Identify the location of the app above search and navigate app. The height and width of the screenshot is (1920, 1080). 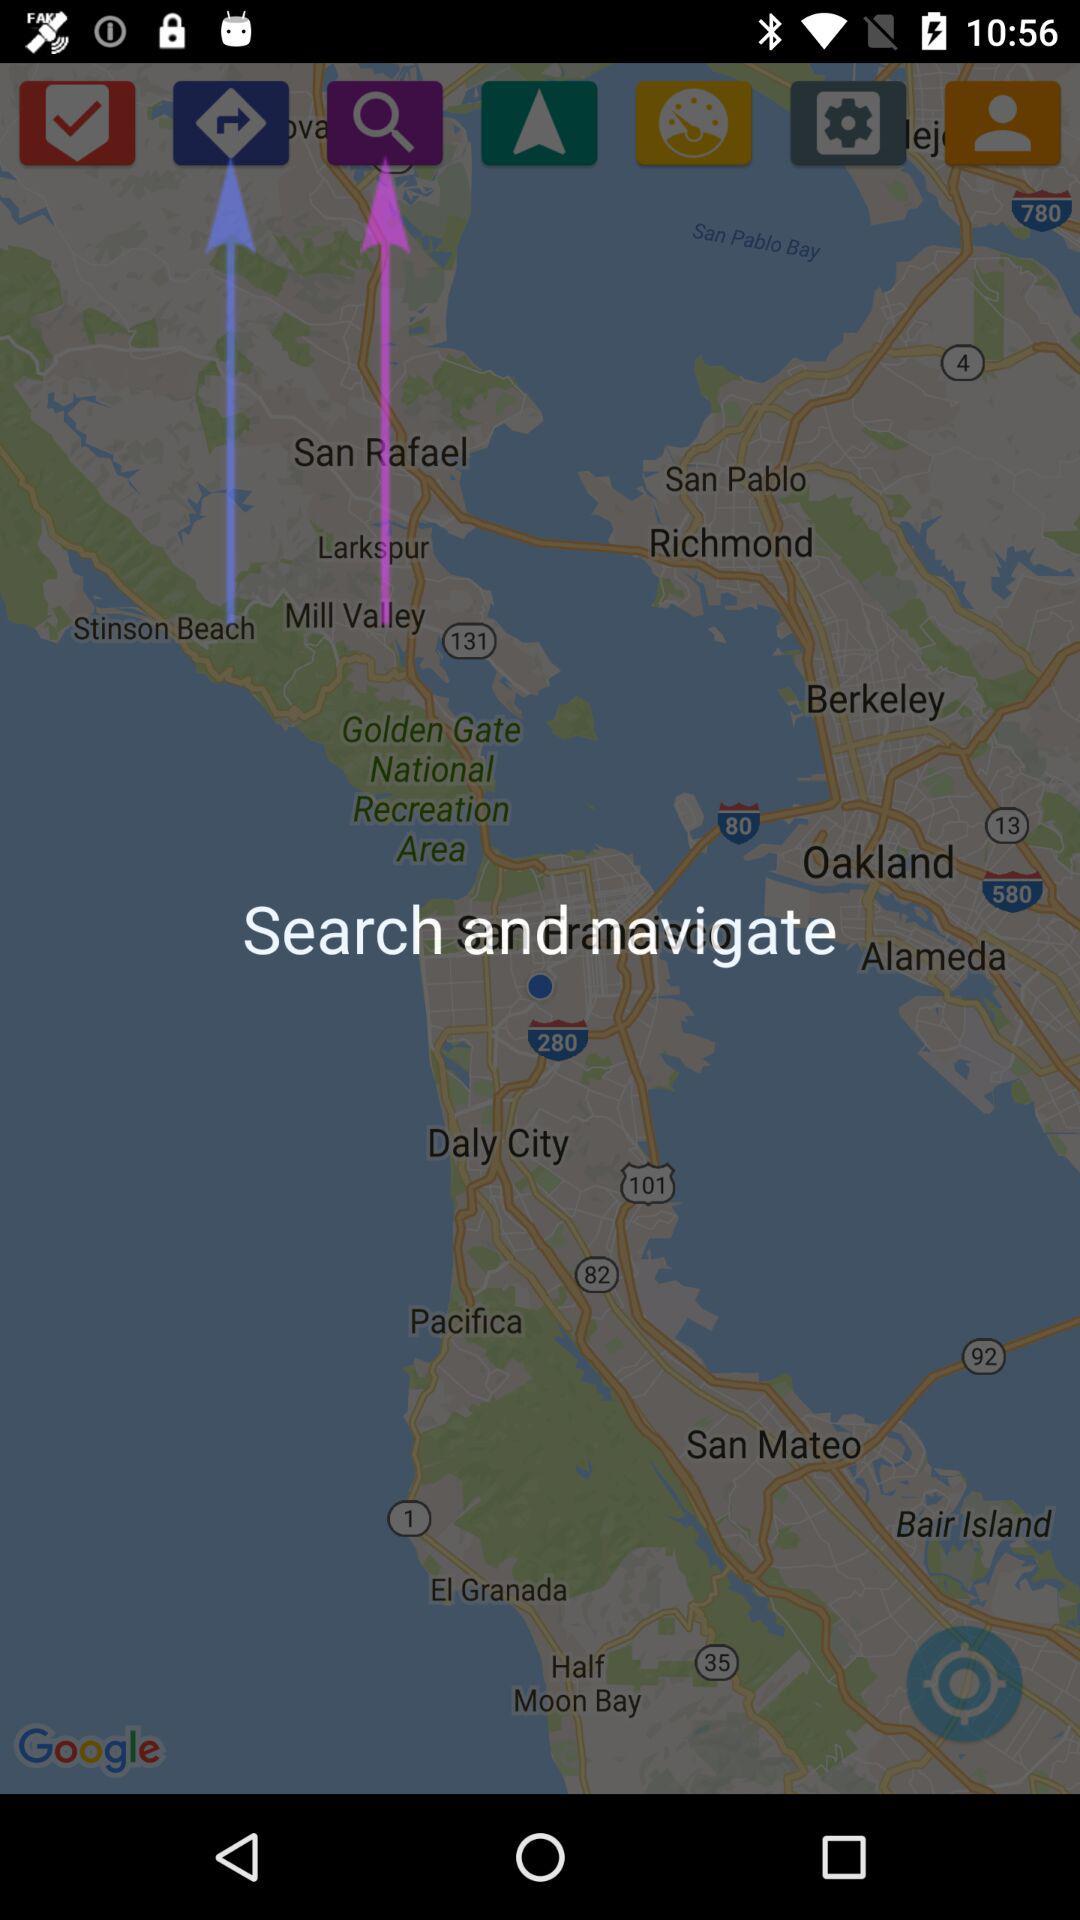
(538, 121).